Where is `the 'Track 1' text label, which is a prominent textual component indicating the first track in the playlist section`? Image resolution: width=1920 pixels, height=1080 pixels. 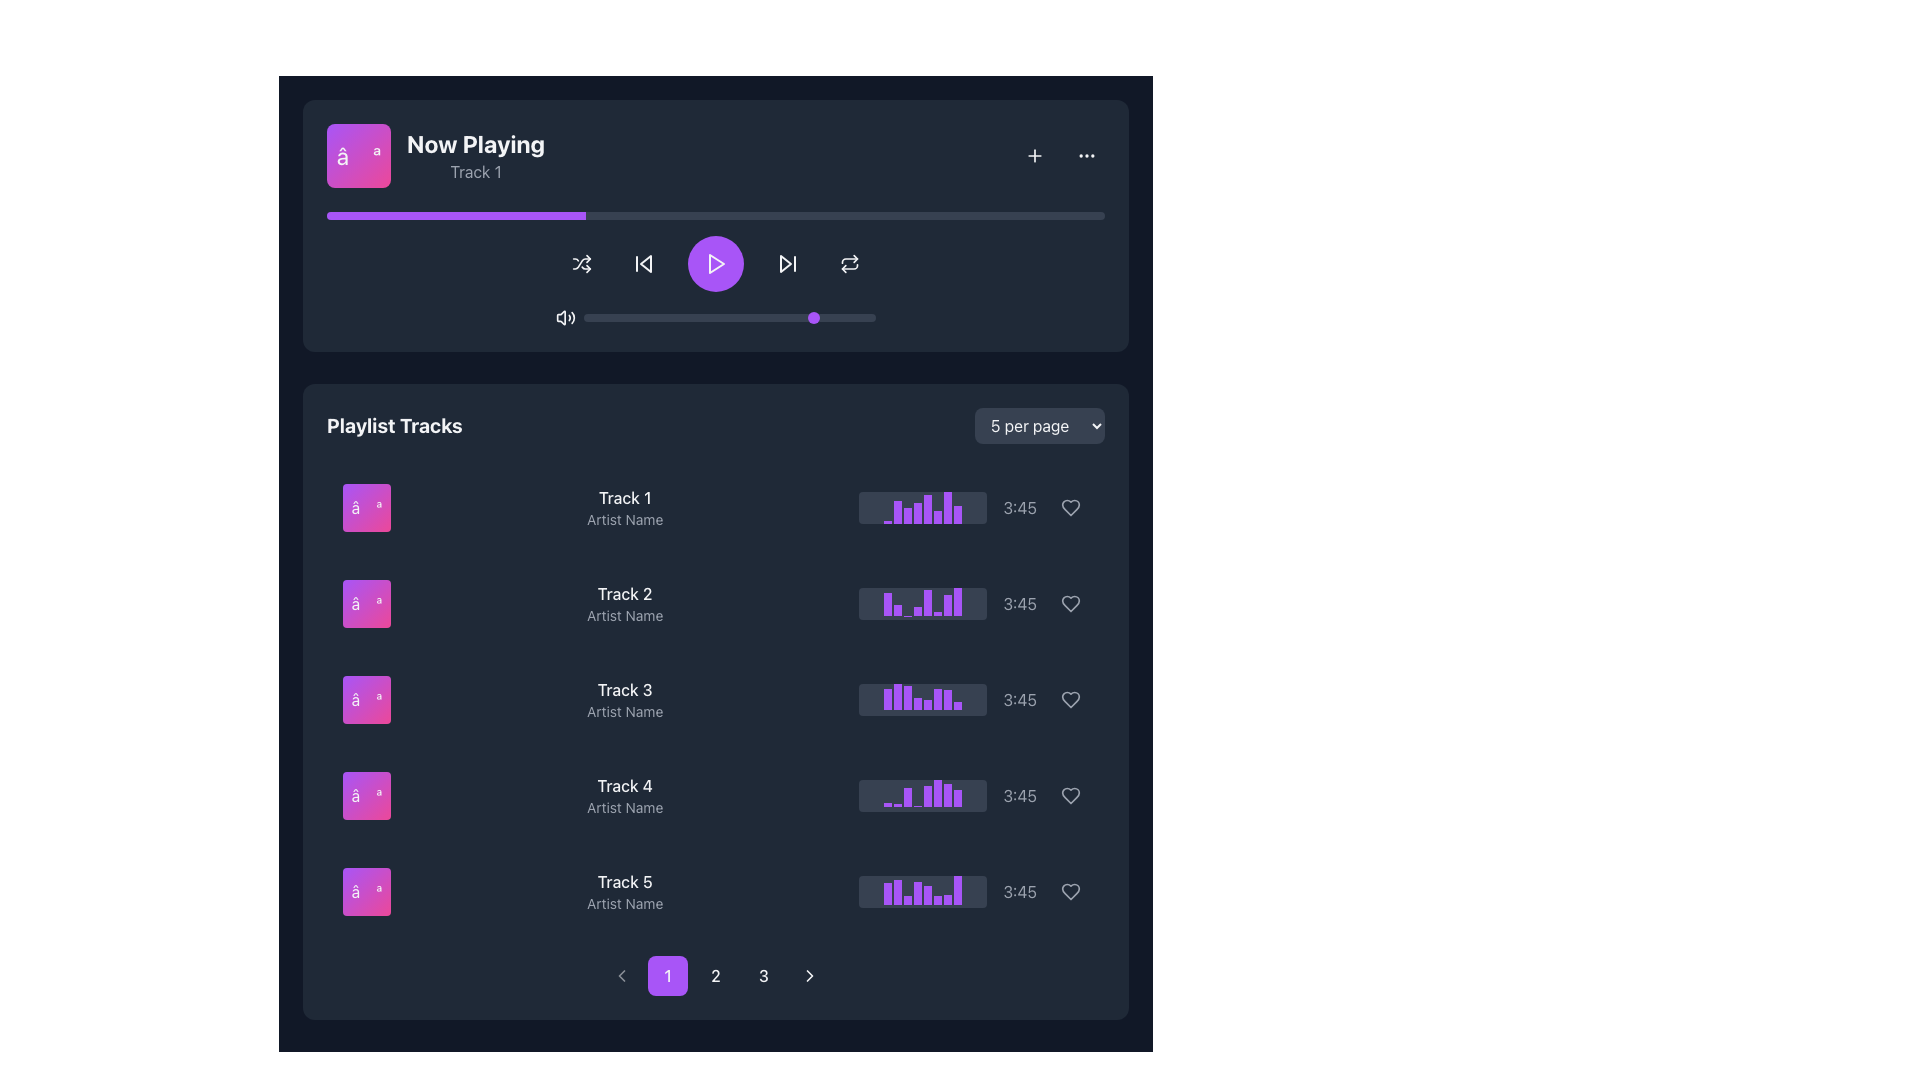 the 'Track 1' text label, which is a prominent textual component indicating the first track in the playlist section is located at coordinates (624, 496).